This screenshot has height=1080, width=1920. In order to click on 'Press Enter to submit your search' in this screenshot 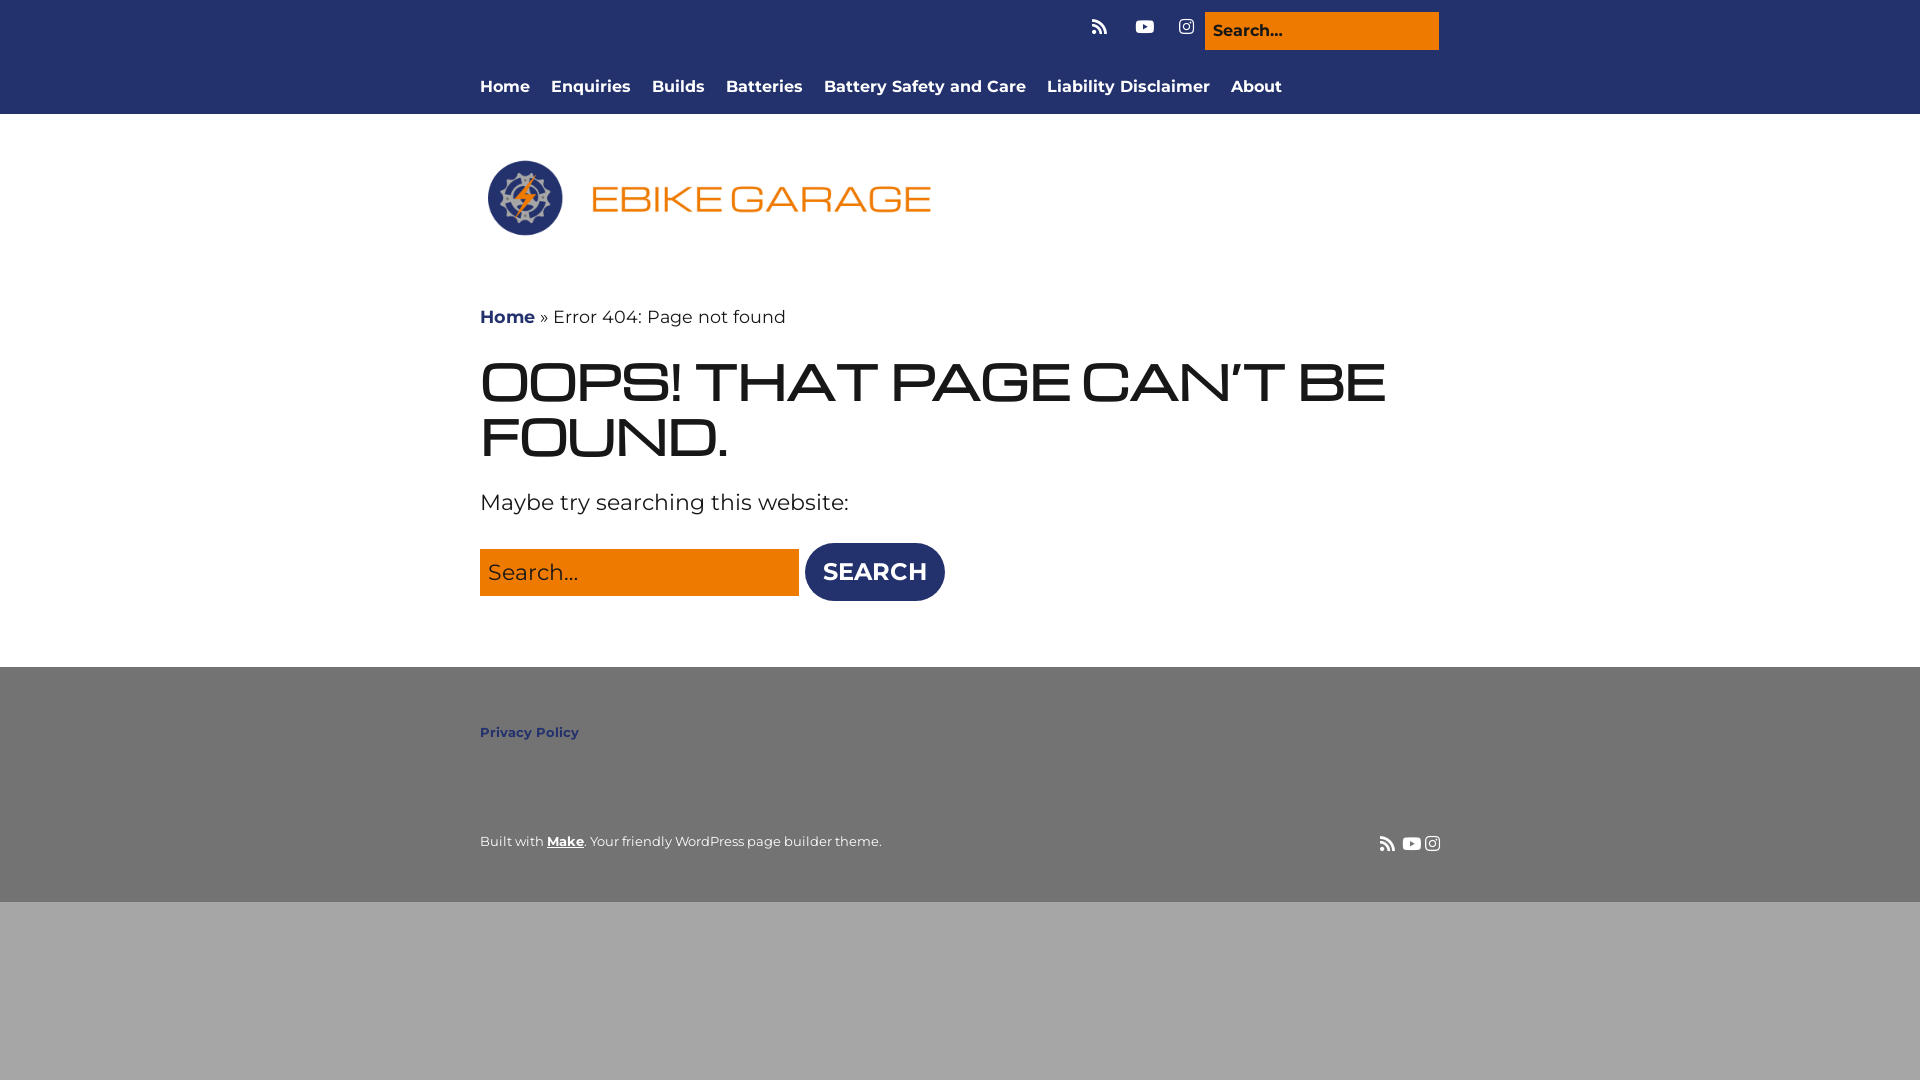, I will do `click(480, 572)`.